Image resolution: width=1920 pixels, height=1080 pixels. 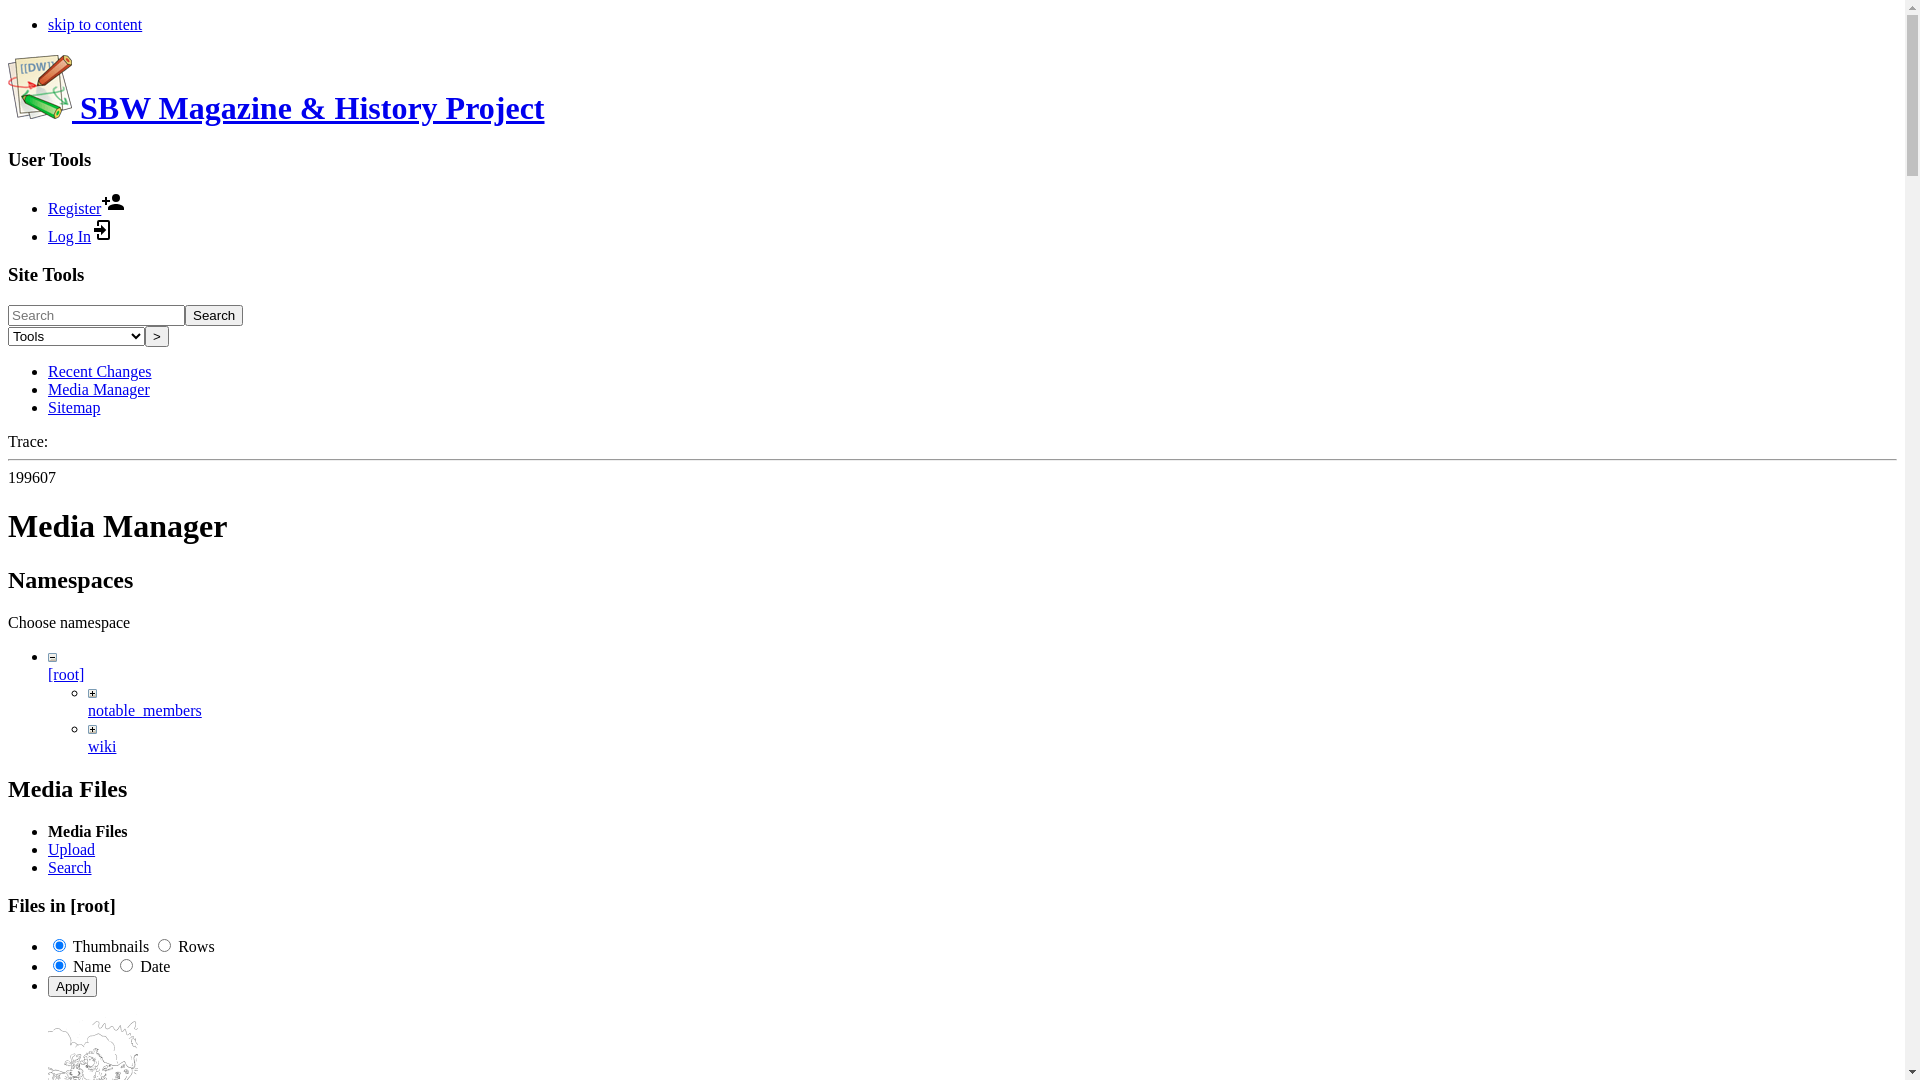 I want to click on 'Media Manager', so click(x=98, y=389).